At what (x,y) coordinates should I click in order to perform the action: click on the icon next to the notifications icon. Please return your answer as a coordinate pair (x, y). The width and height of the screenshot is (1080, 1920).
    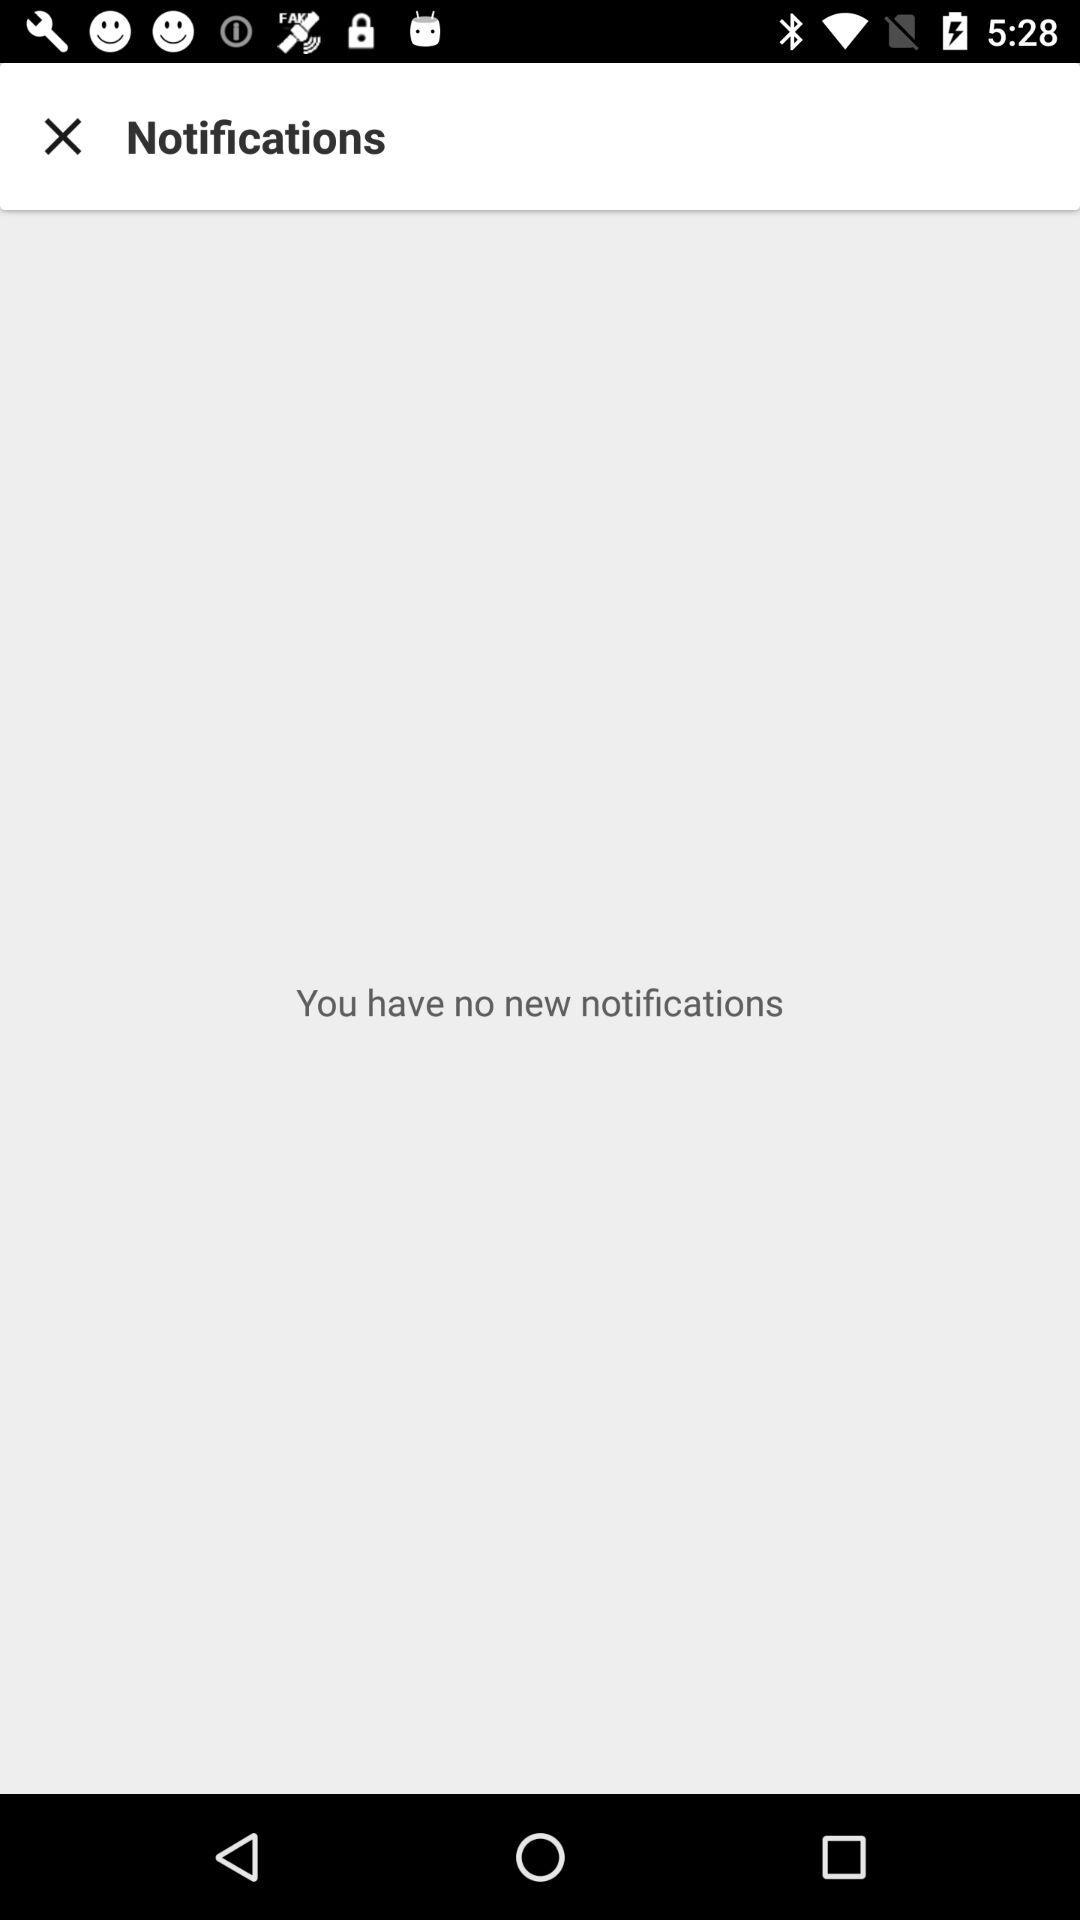
    Looking at the image, I should click on (61, 135).